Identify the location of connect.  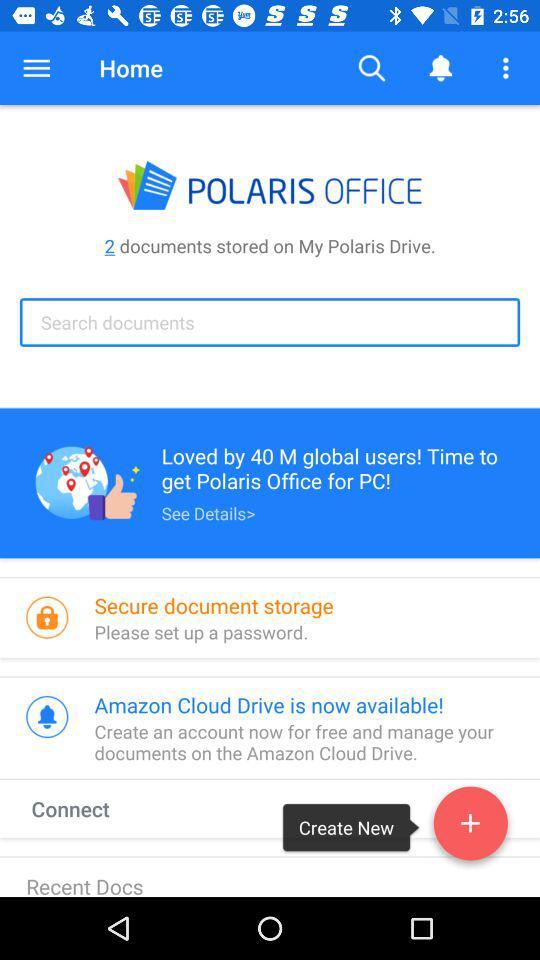
(88, 808).